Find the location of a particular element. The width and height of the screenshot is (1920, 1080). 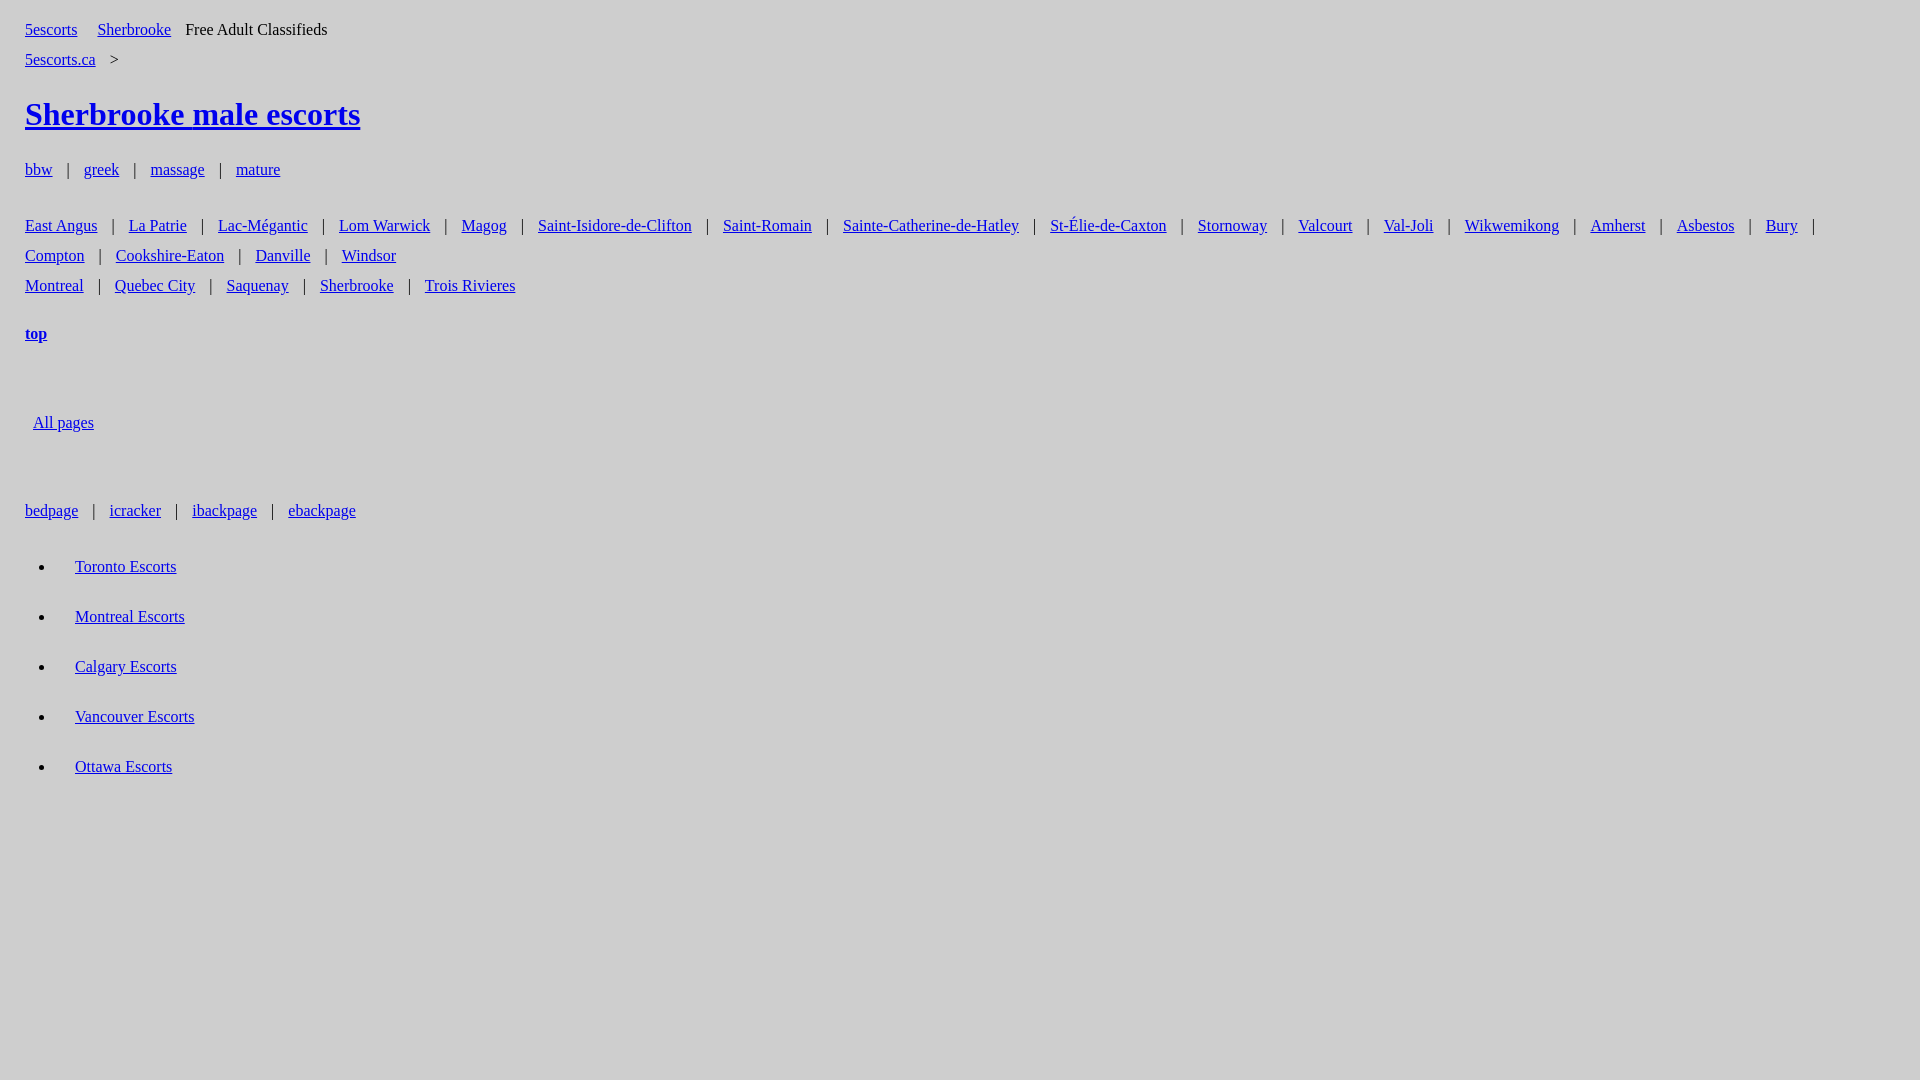

'East Angus' is located at coordinates (61, 225).